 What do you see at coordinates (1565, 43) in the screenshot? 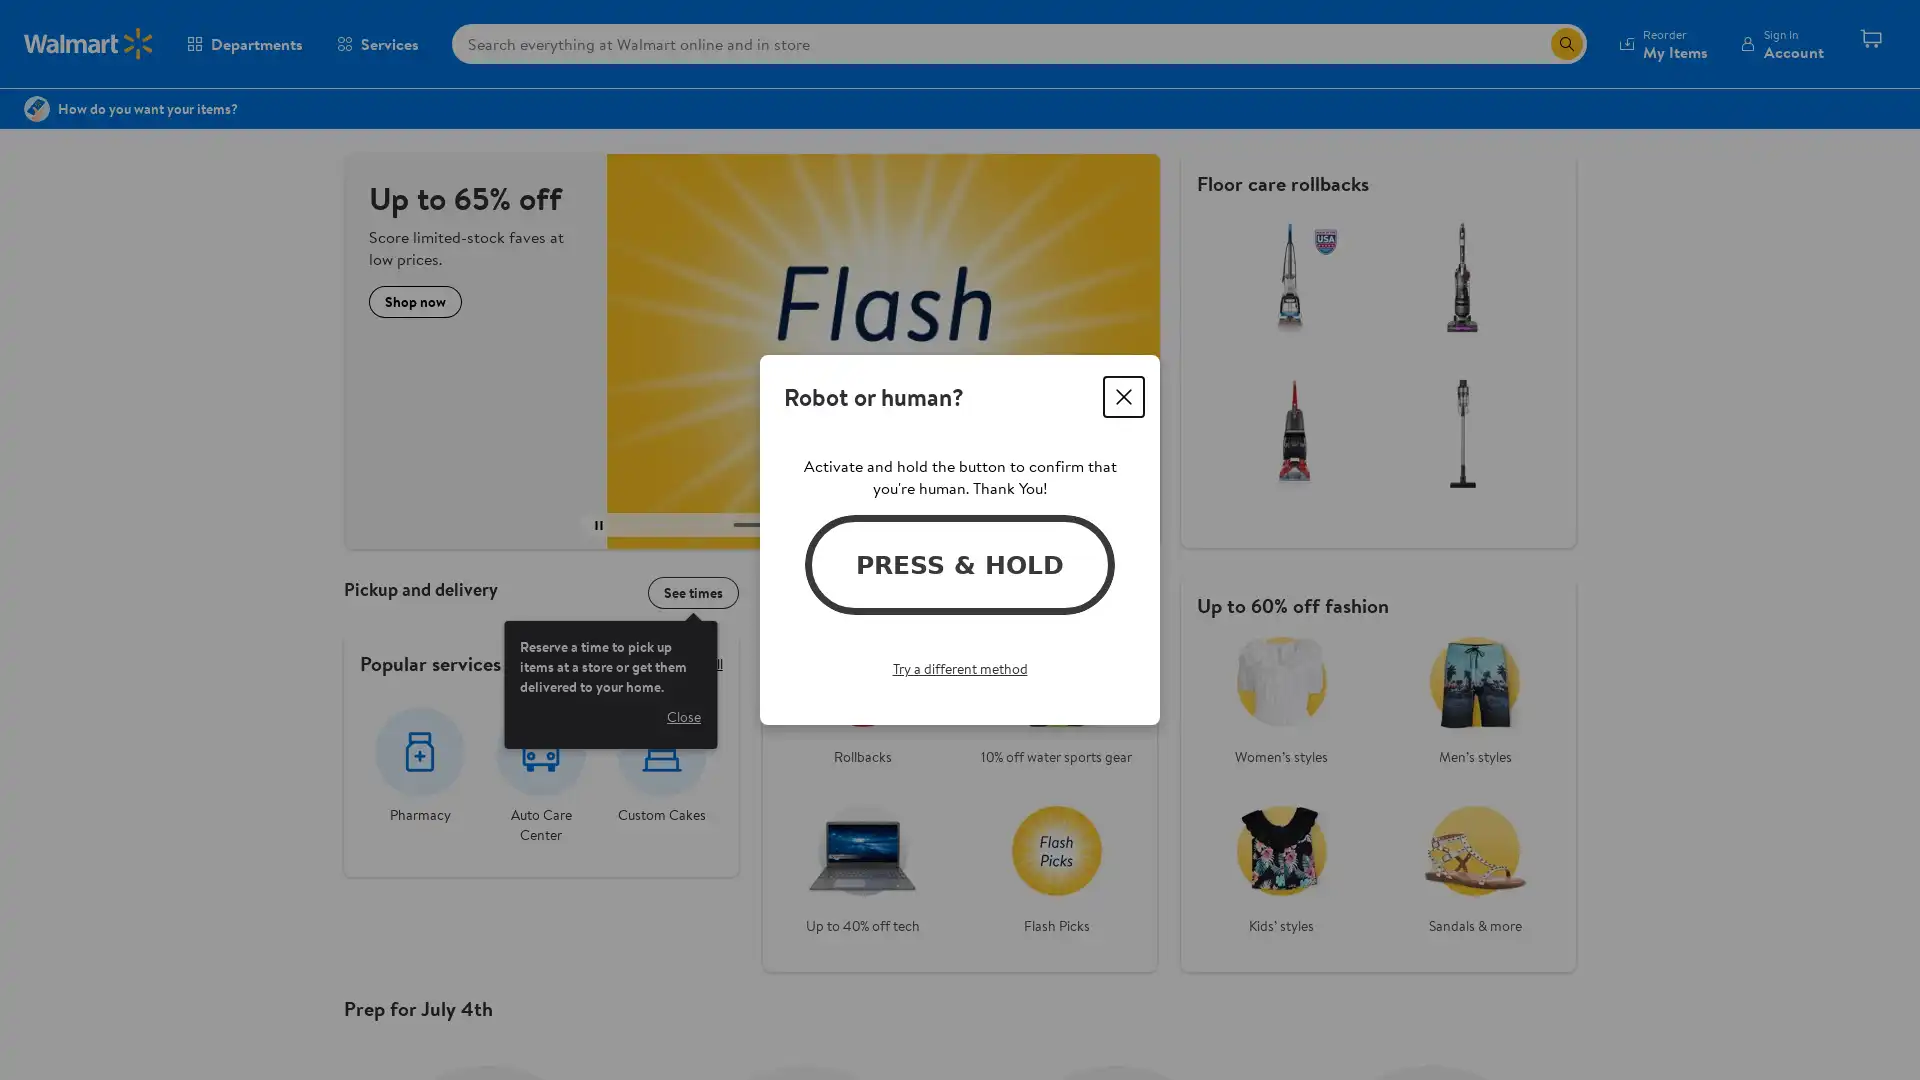
I see `Search icon` at bounding box center [1565, 43].